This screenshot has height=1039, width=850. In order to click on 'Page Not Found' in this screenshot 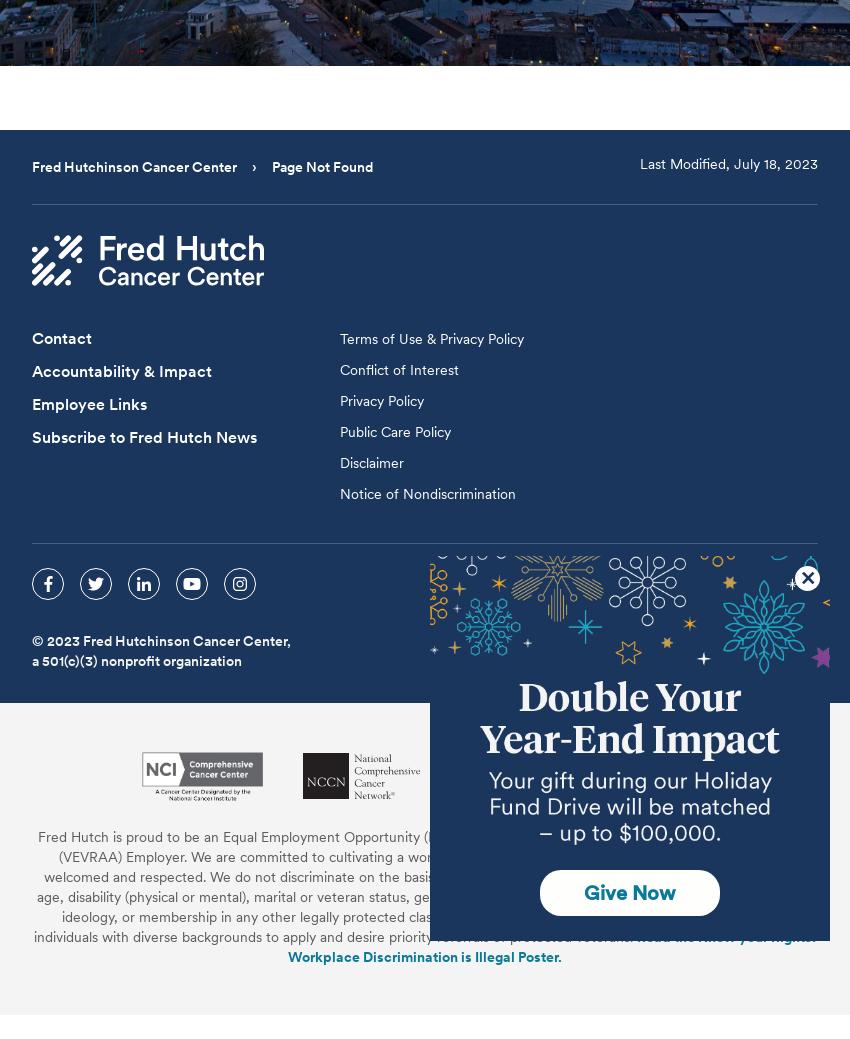, I will do `click(322, 165)`.